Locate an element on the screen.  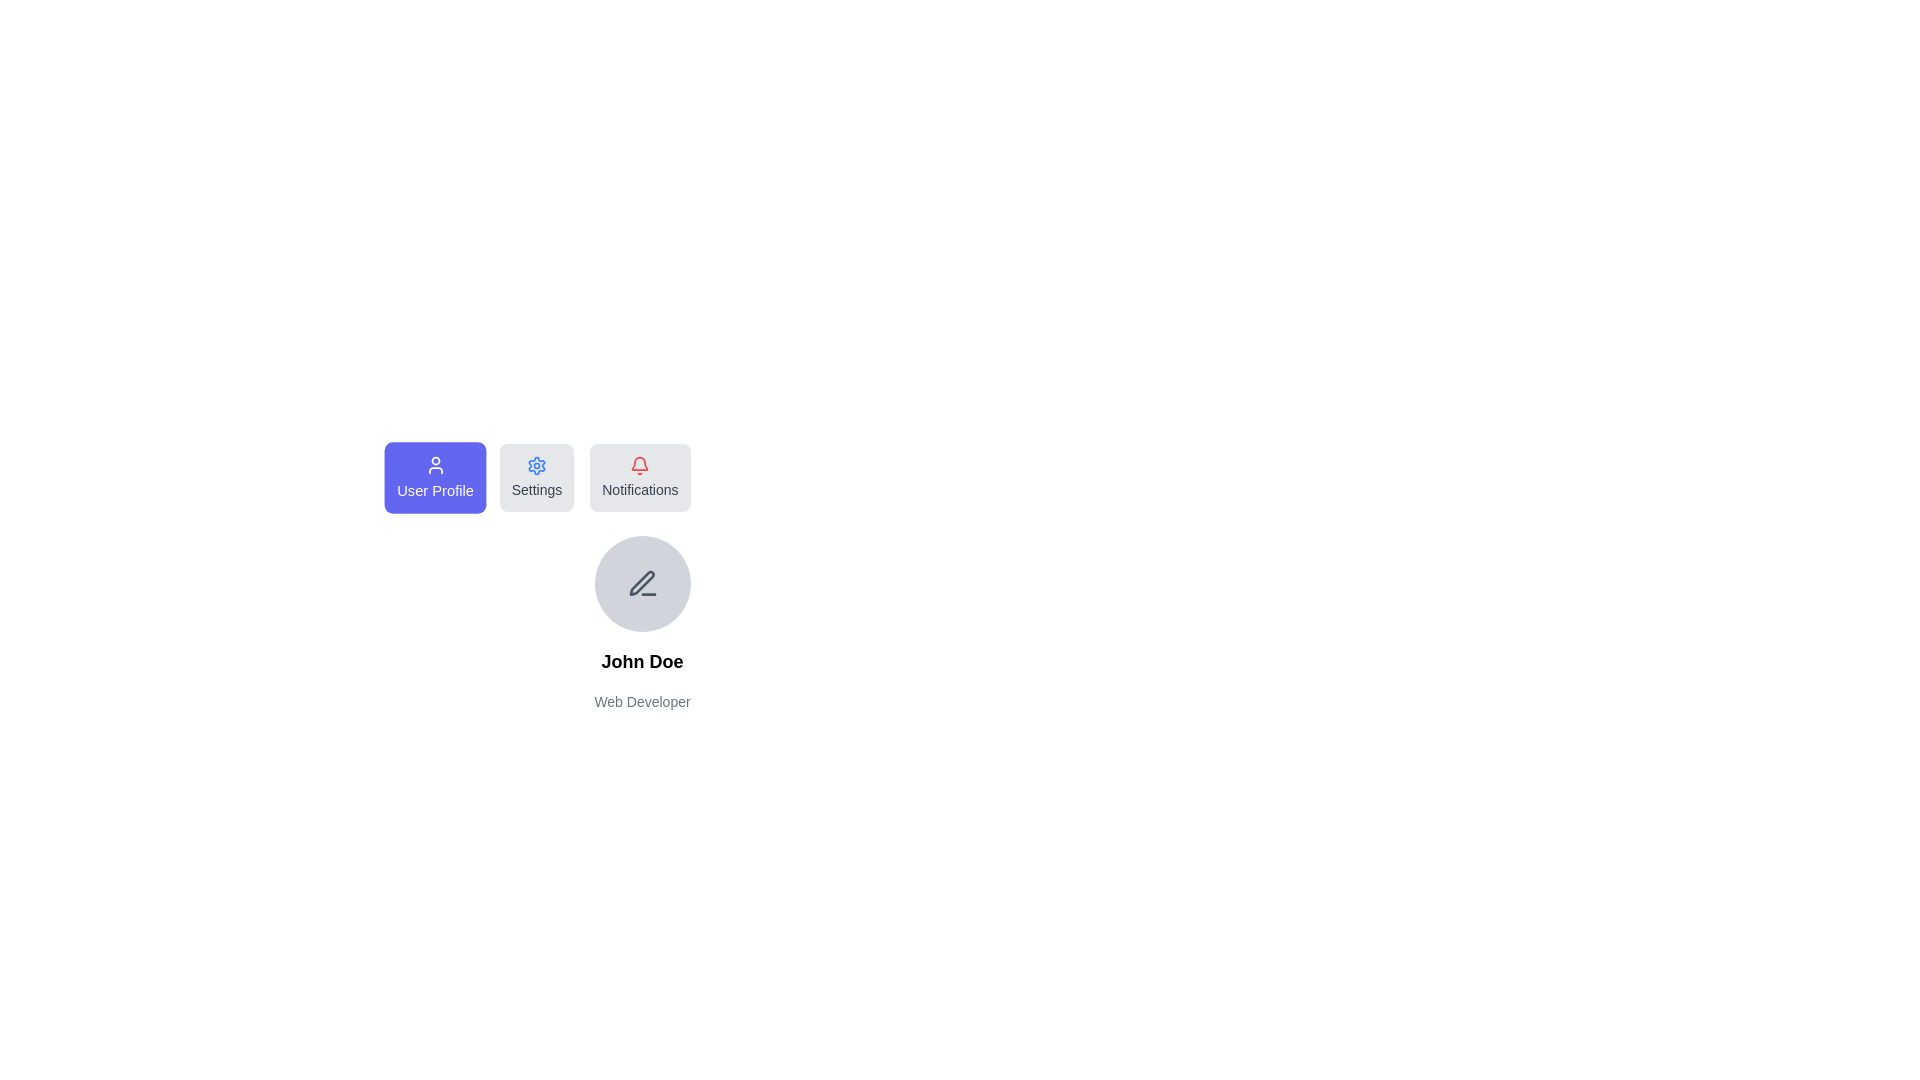
the 'Settings' button in the navigation bar to possibly reveal further details is located at coordinates (642, 478).